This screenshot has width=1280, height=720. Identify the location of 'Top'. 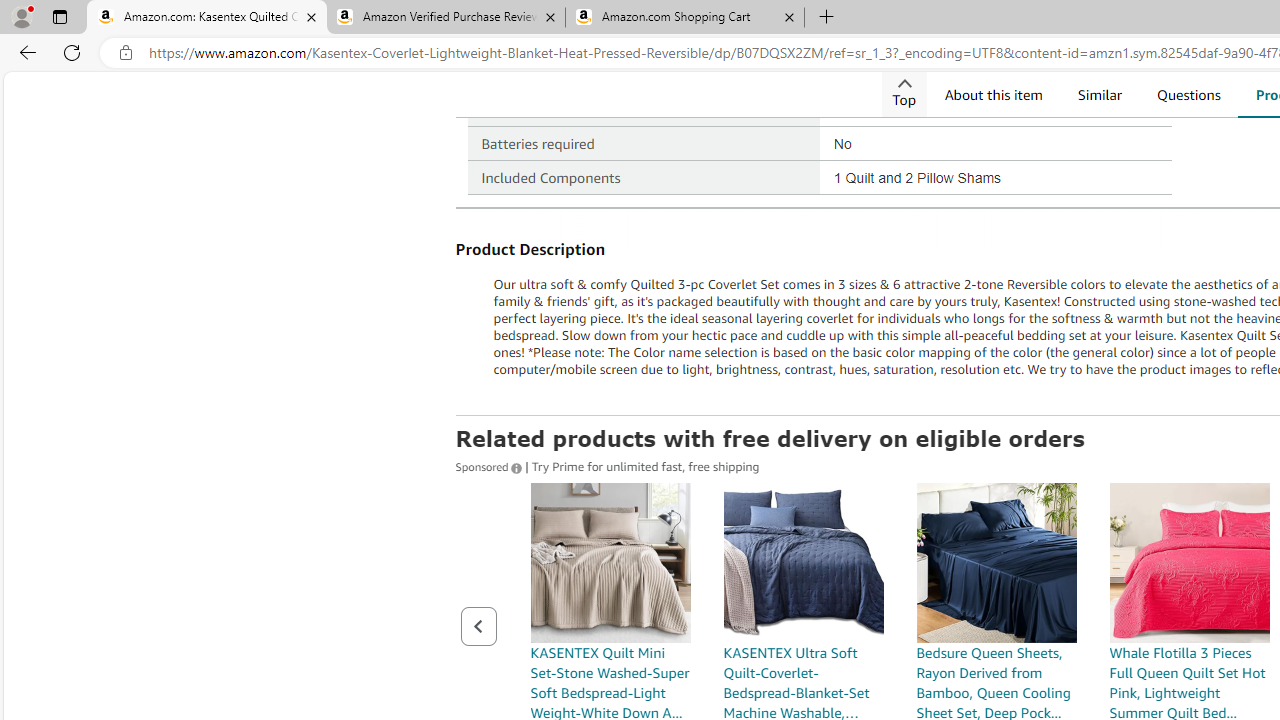
(902, 94).